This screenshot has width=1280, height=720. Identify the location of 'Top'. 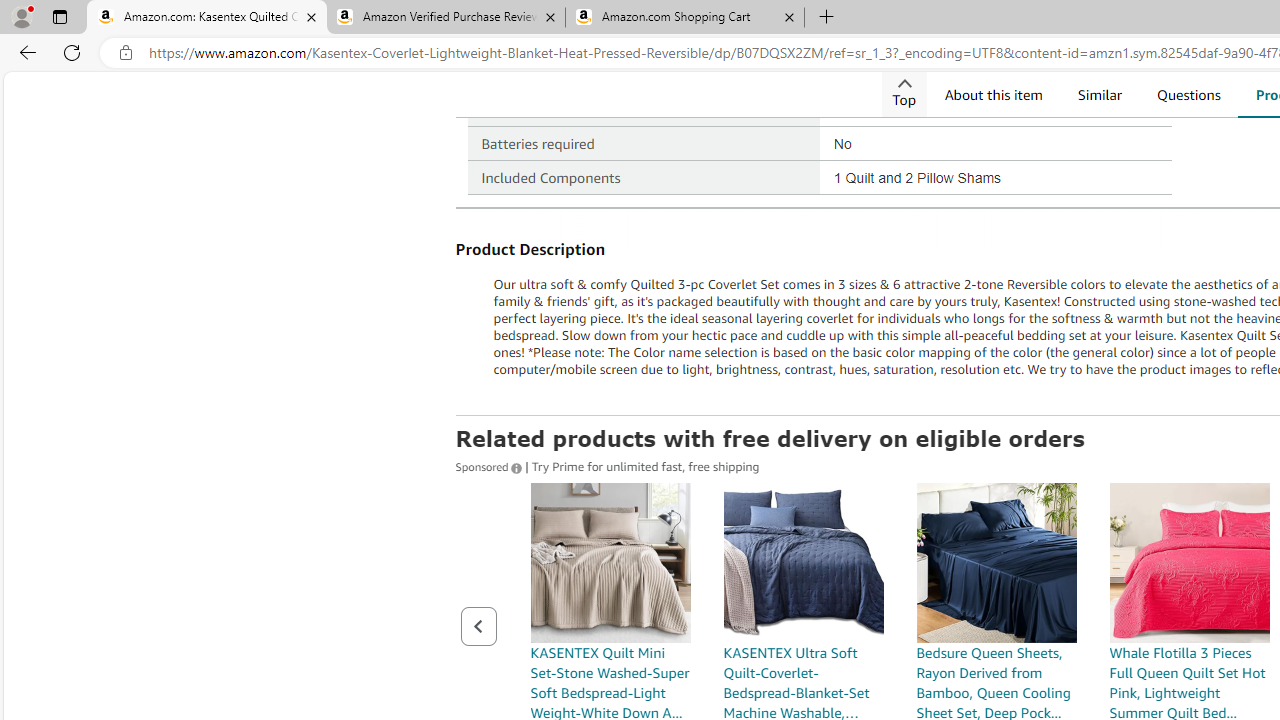
(902, 94).